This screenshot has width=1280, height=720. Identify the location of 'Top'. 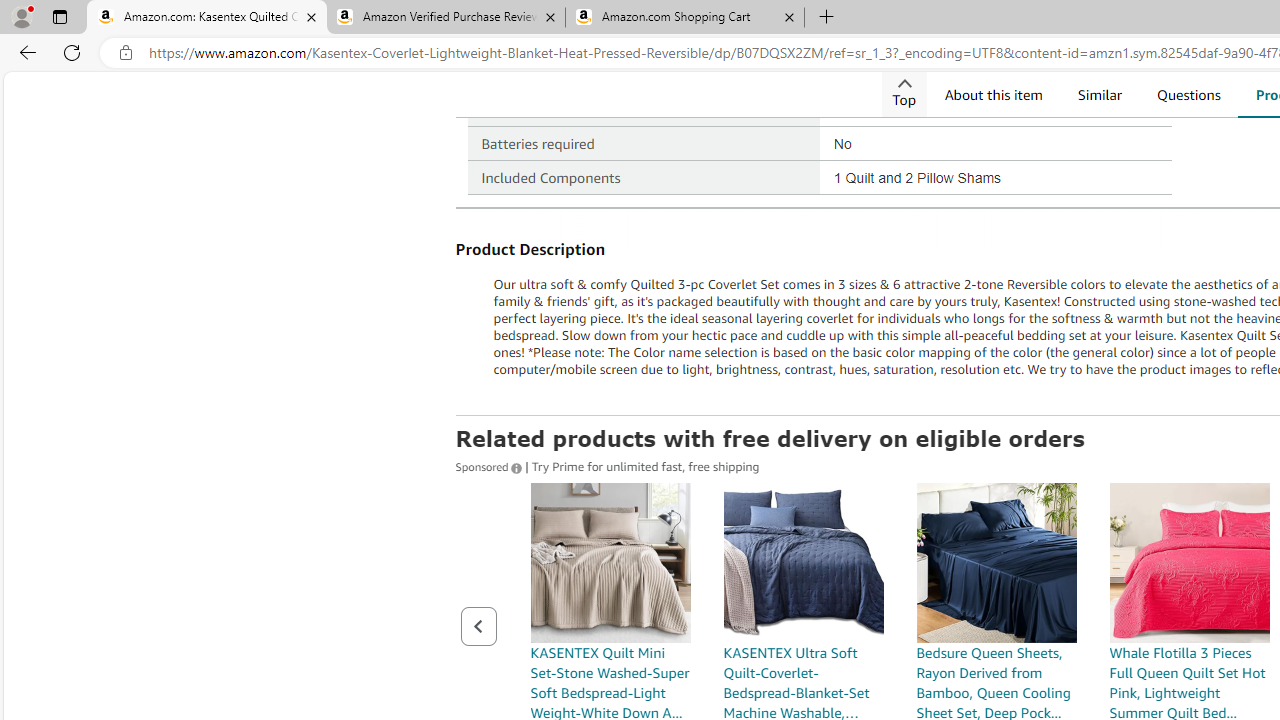
(902, 94).